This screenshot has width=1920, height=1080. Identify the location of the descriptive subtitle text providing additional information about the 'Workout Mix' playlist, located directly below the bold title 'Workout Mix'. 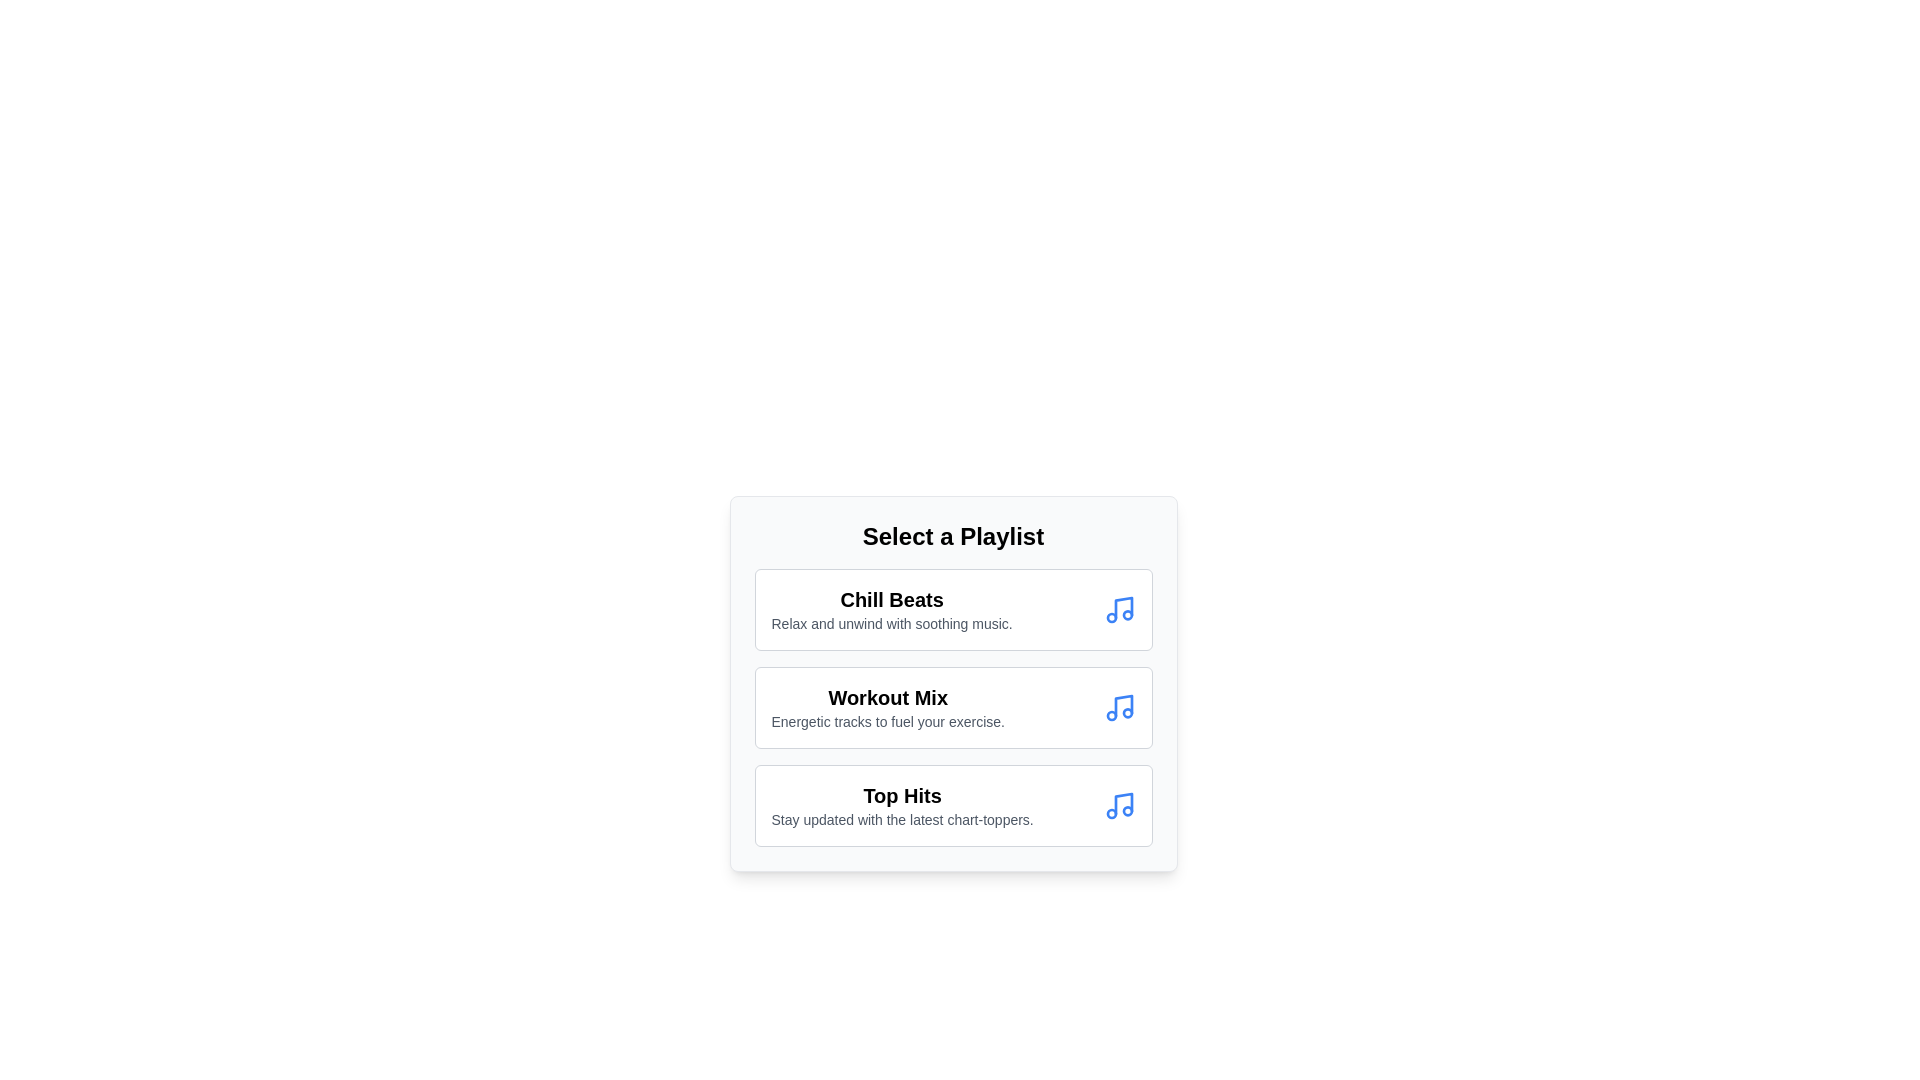
(887, 721).